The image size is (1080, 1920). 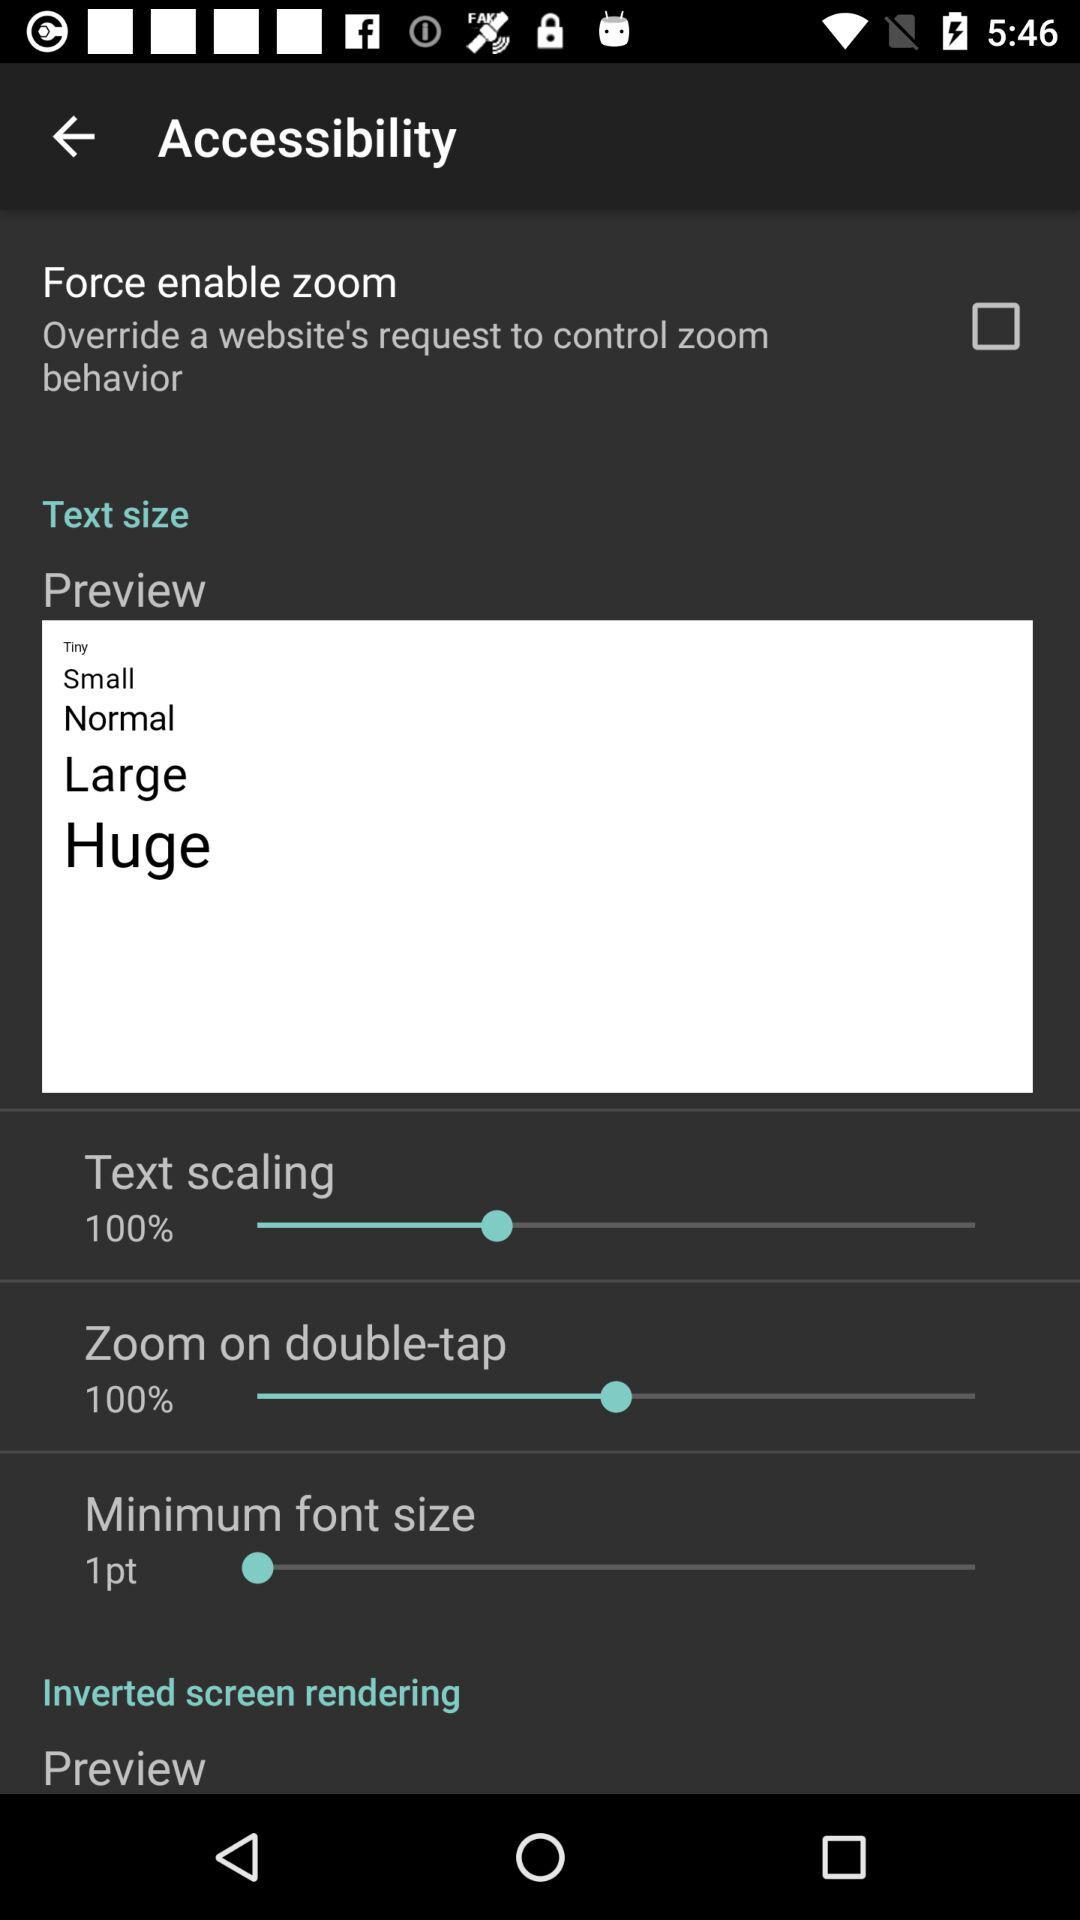 What do you see at coordinates (72, 135) in the screenshot?
I see `the item to the left of accessibility item` at bounding box center [72, 135].